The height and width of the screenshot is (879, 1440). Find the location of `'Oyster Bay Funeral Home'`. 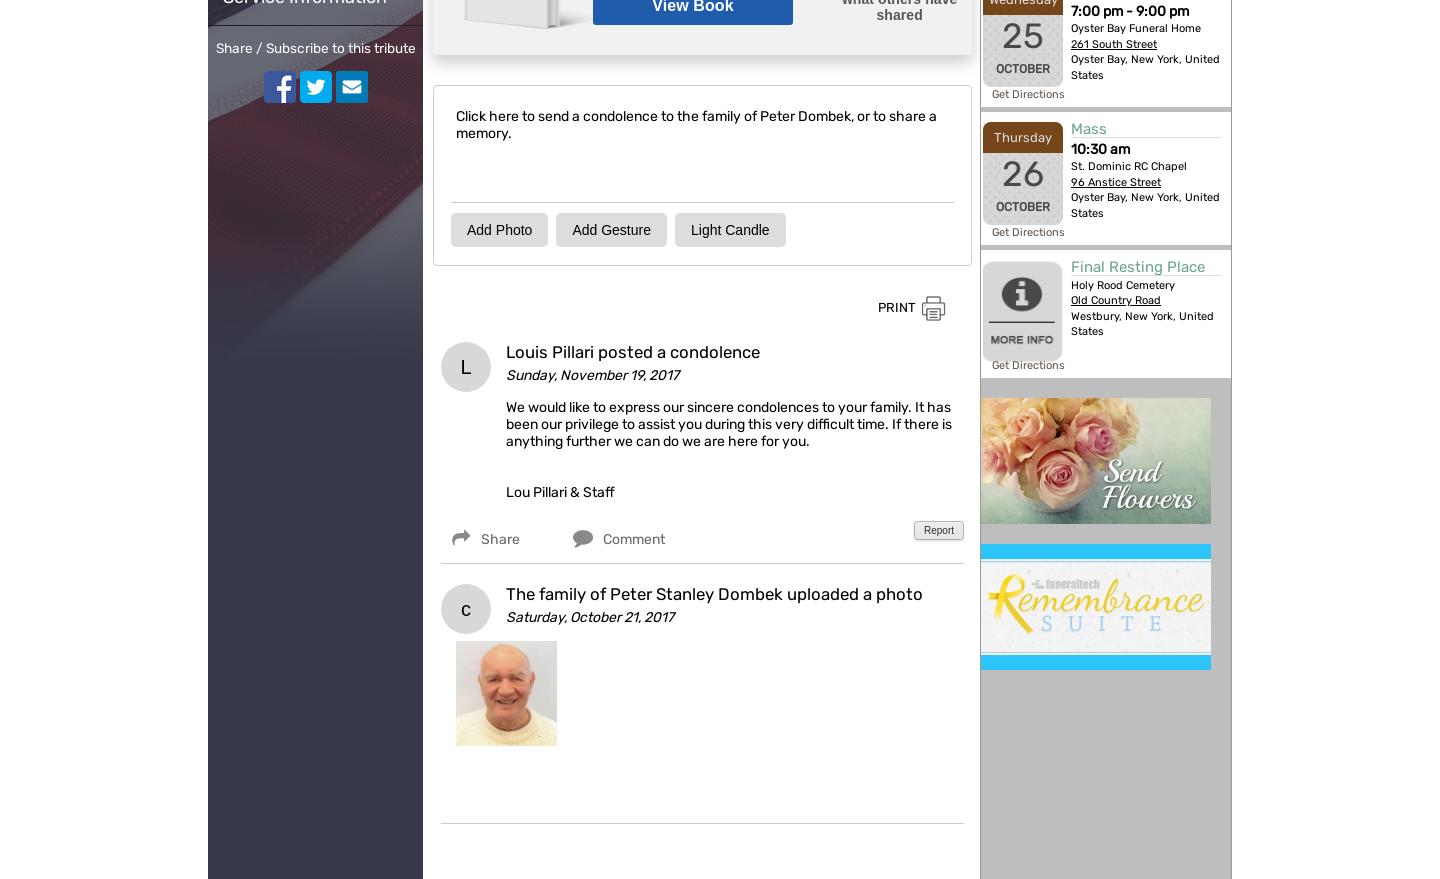

'Oyster Bay Funeral Home' is located at coordinates (1135, 27).